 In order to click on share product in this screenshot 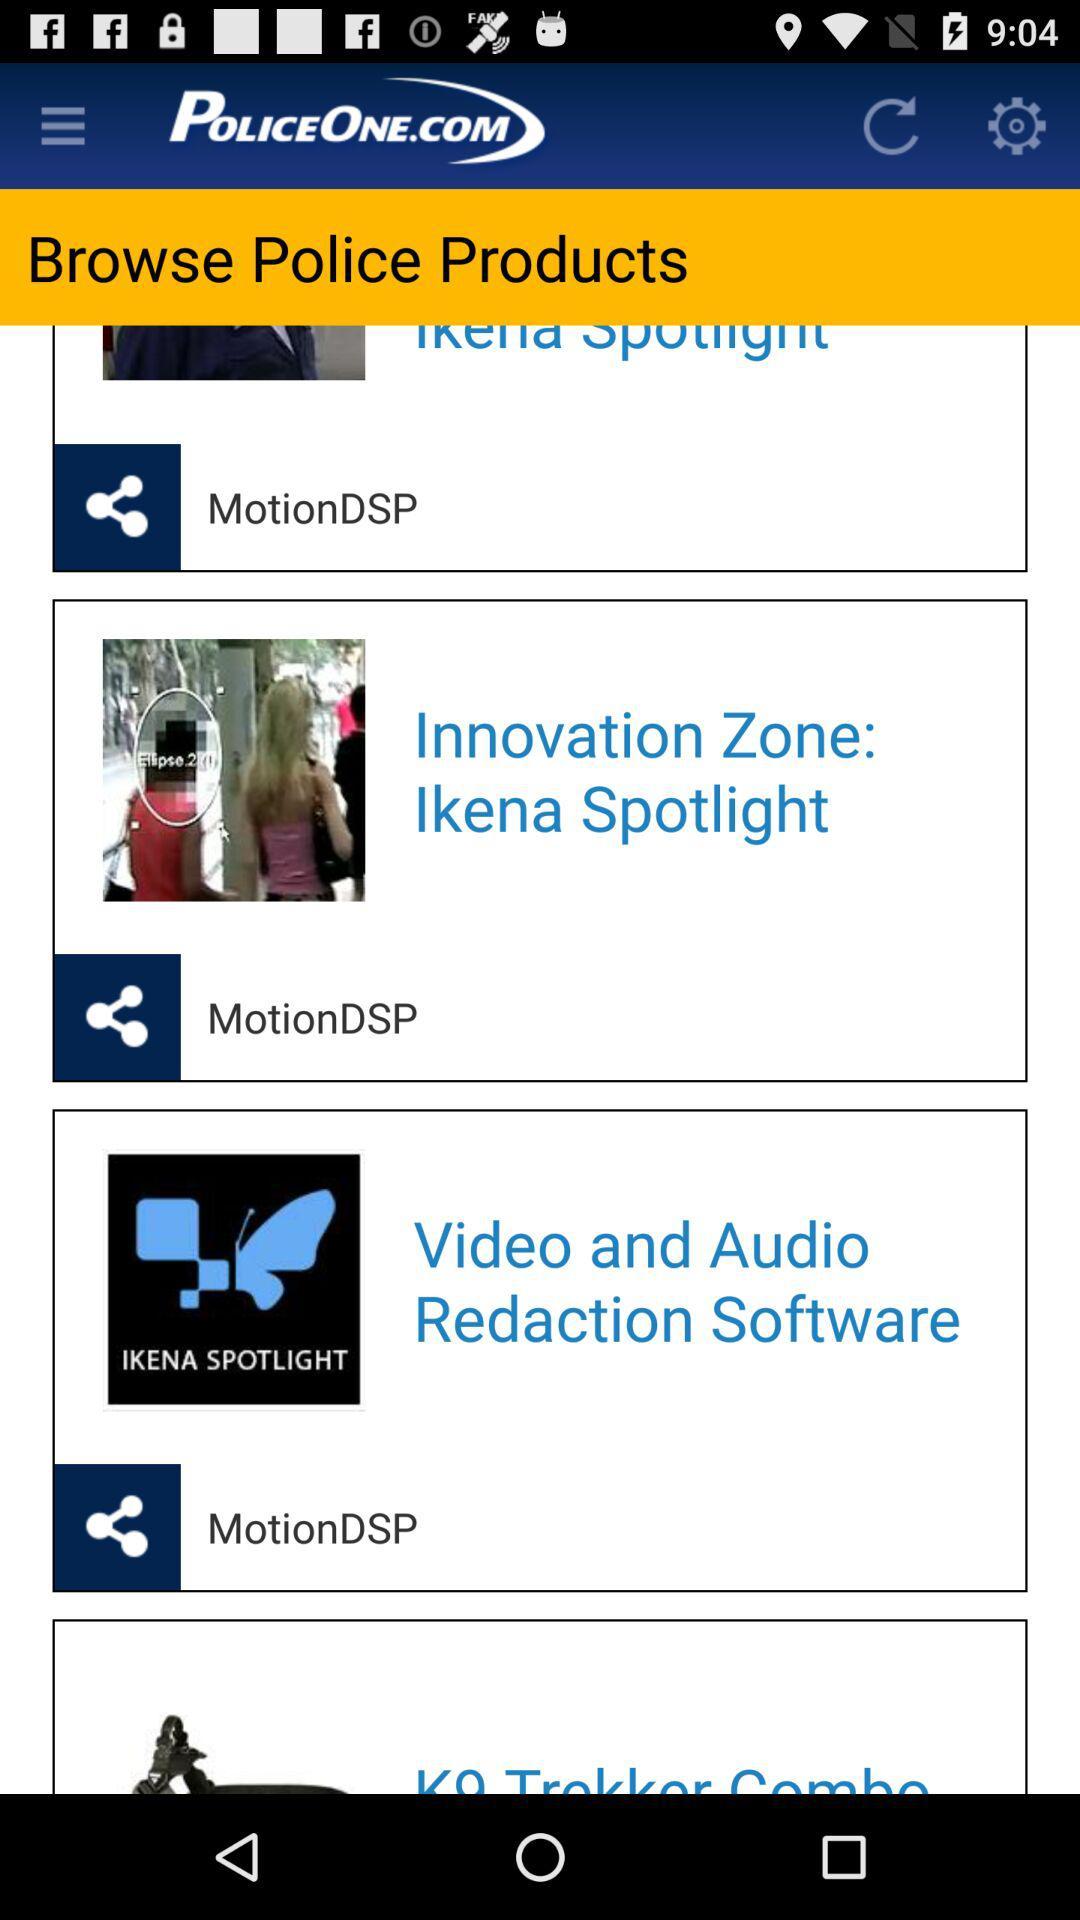, I will do `click(117, 1017)`.